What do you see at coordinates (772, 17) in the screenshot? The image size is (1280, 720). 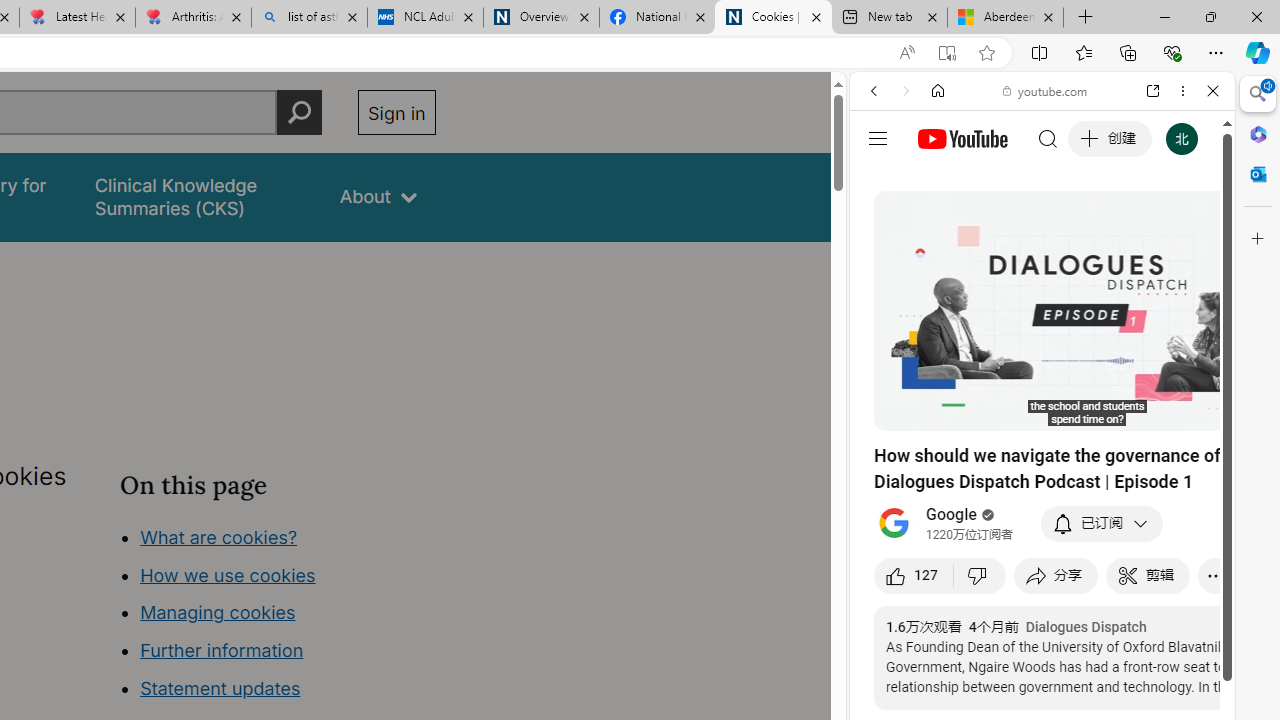 I see `'Cookies | About | NICE'` at bounding box center [772, 17].